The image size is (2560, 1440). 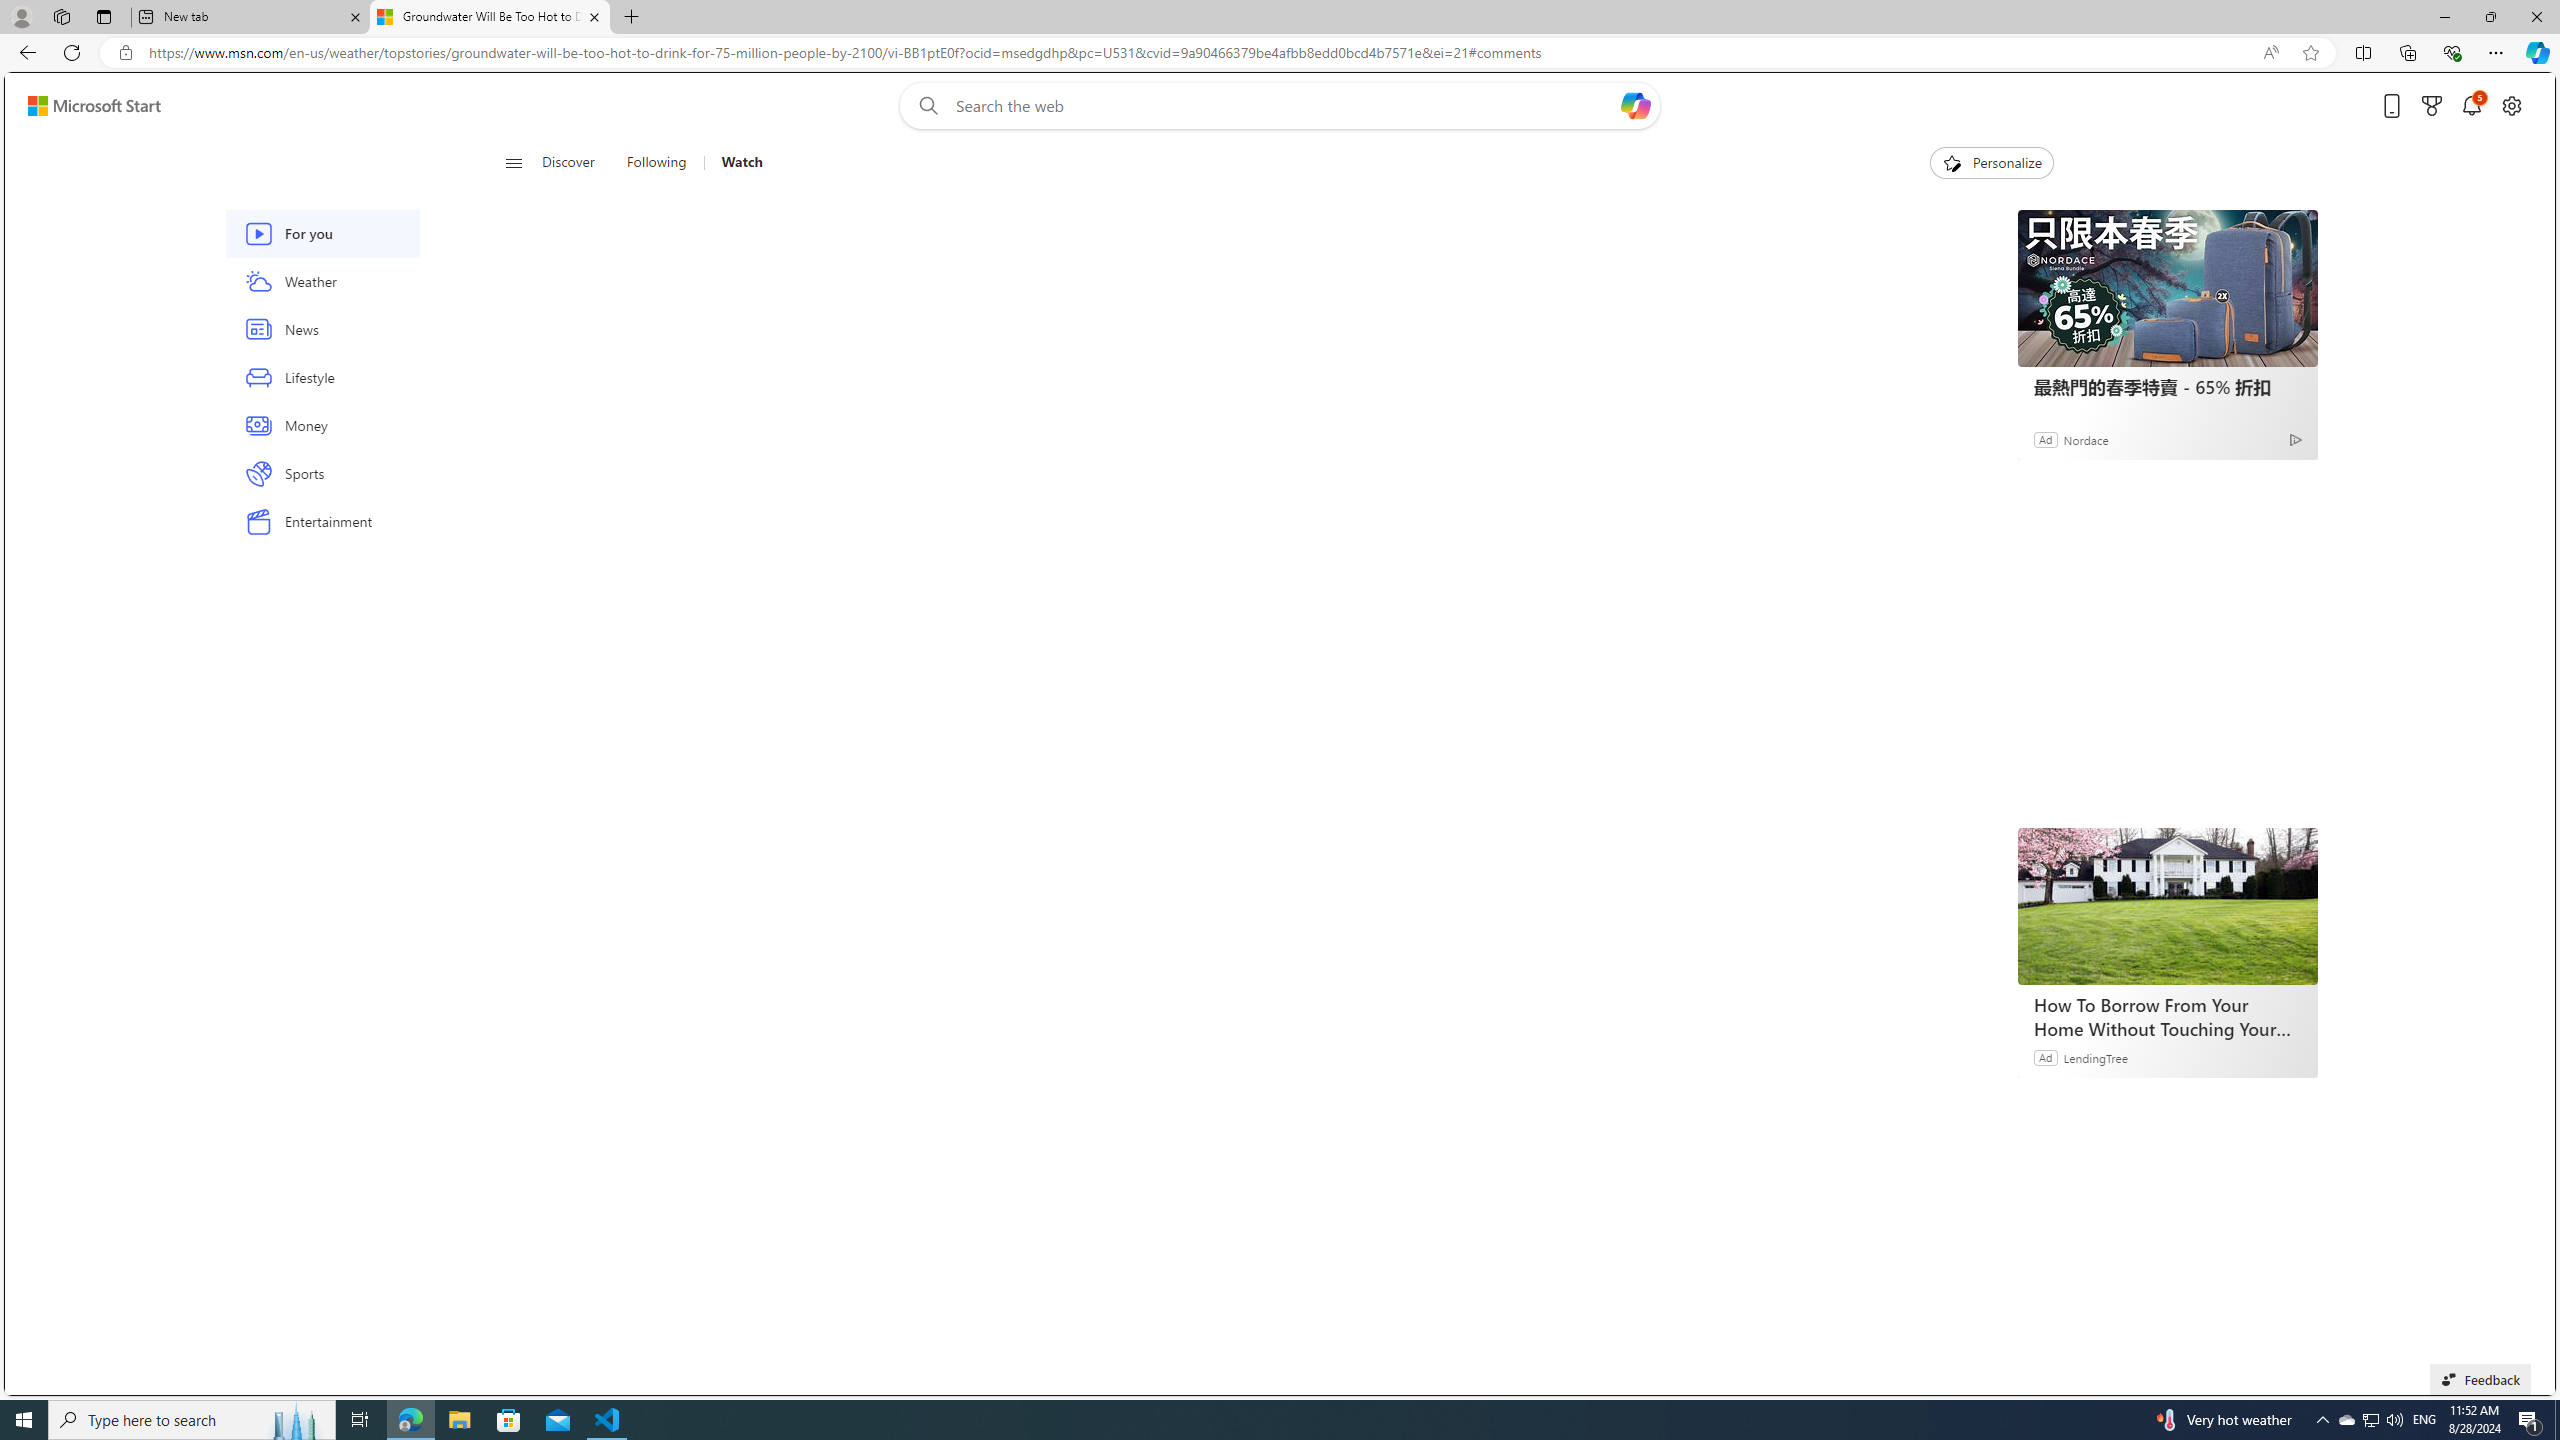 I want to click on 'Open settings', so click(x=2511, y=106).